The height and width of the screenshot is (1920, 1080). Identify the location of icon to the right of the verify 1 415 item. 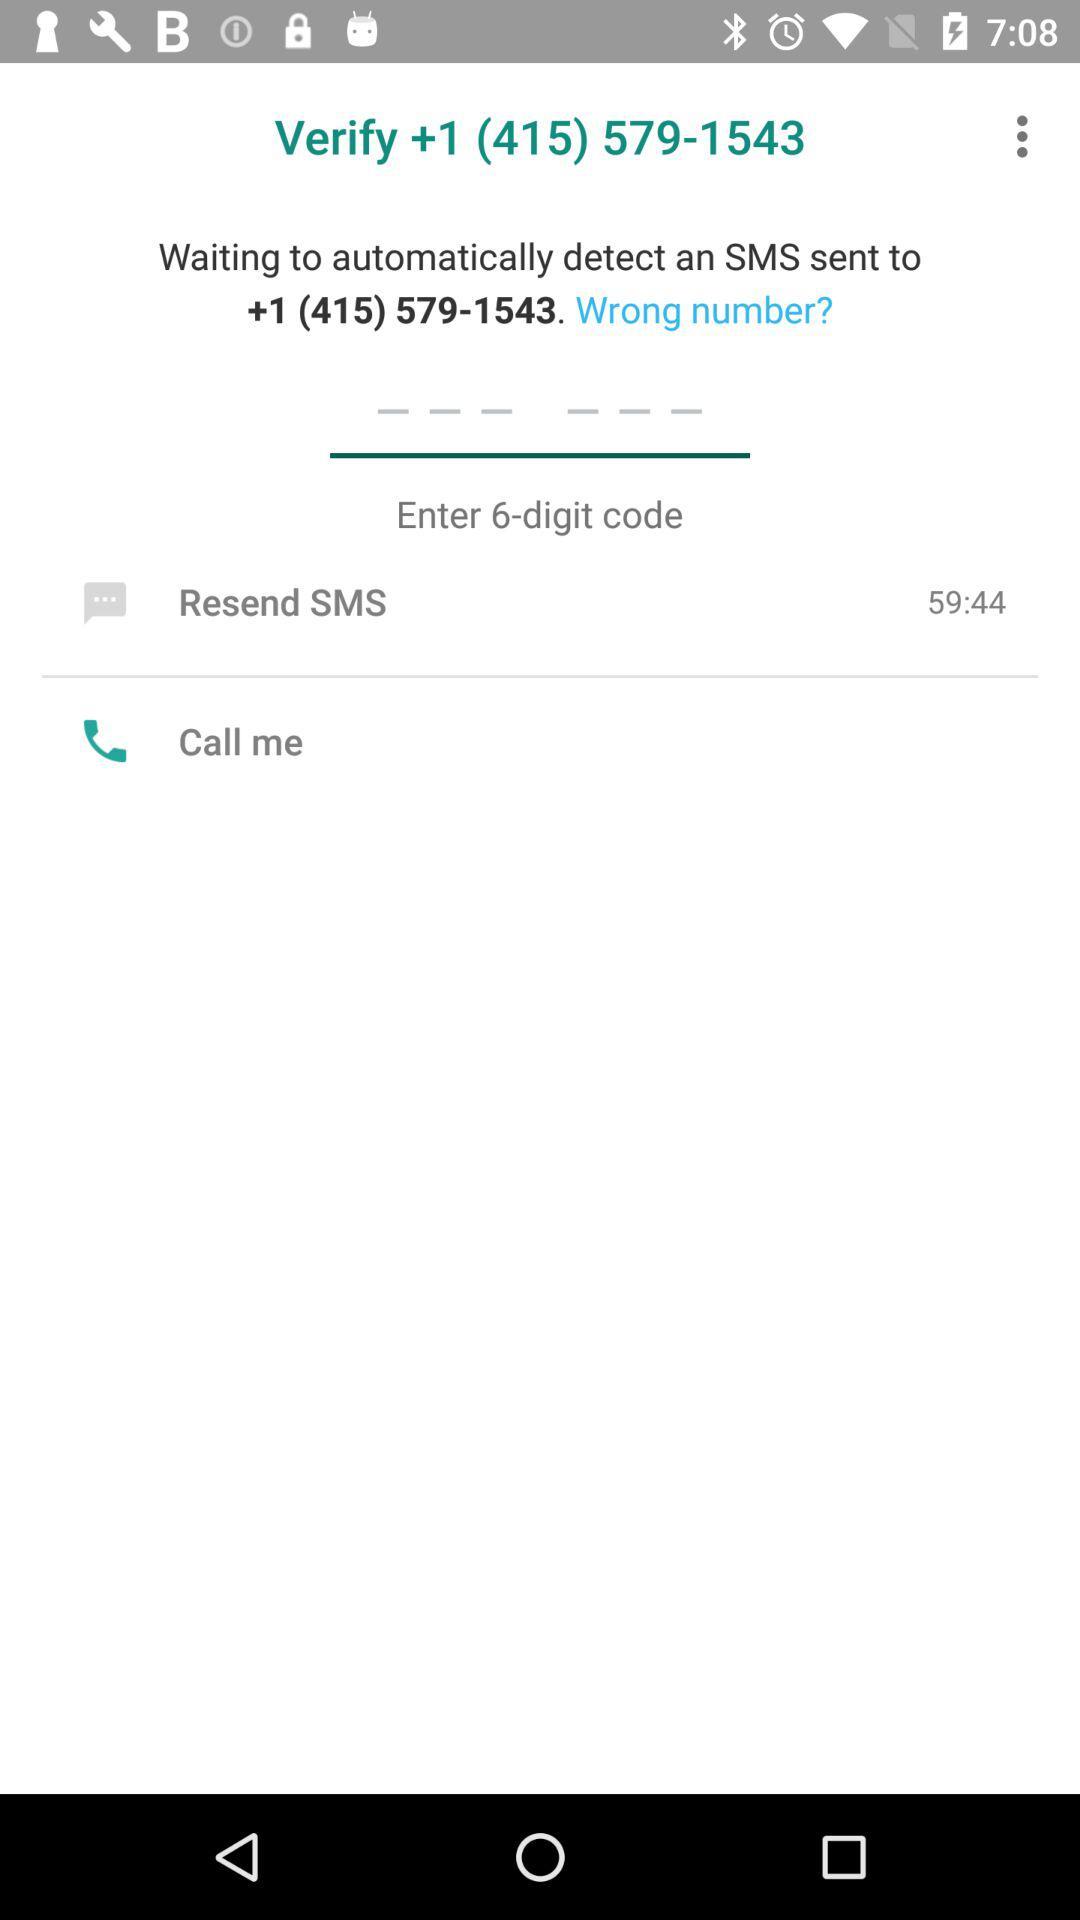
(1027, 135).